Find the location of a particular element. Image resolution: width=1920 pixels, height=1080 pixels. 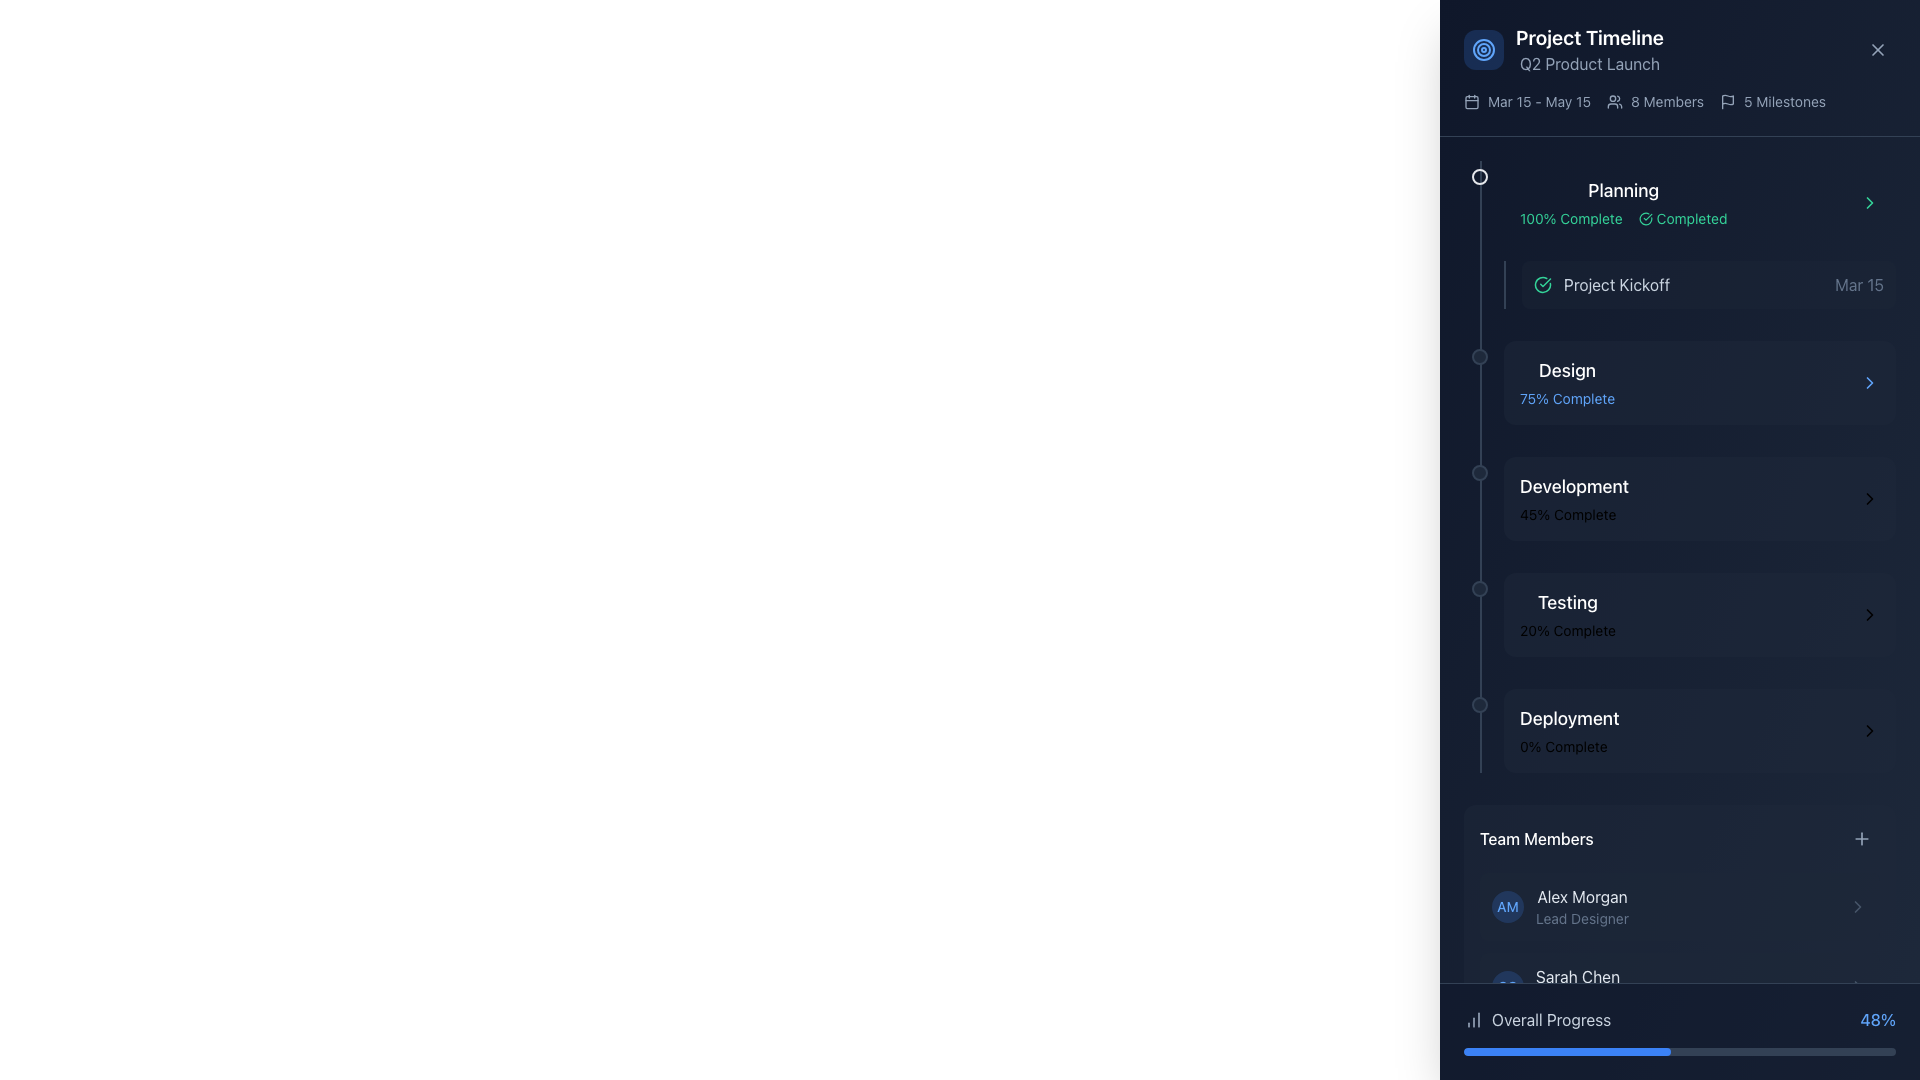

the small circular indicator that marks the 'Design' section in the timeline by moving the cursor to its center point is located at coordinates (1479, 356).